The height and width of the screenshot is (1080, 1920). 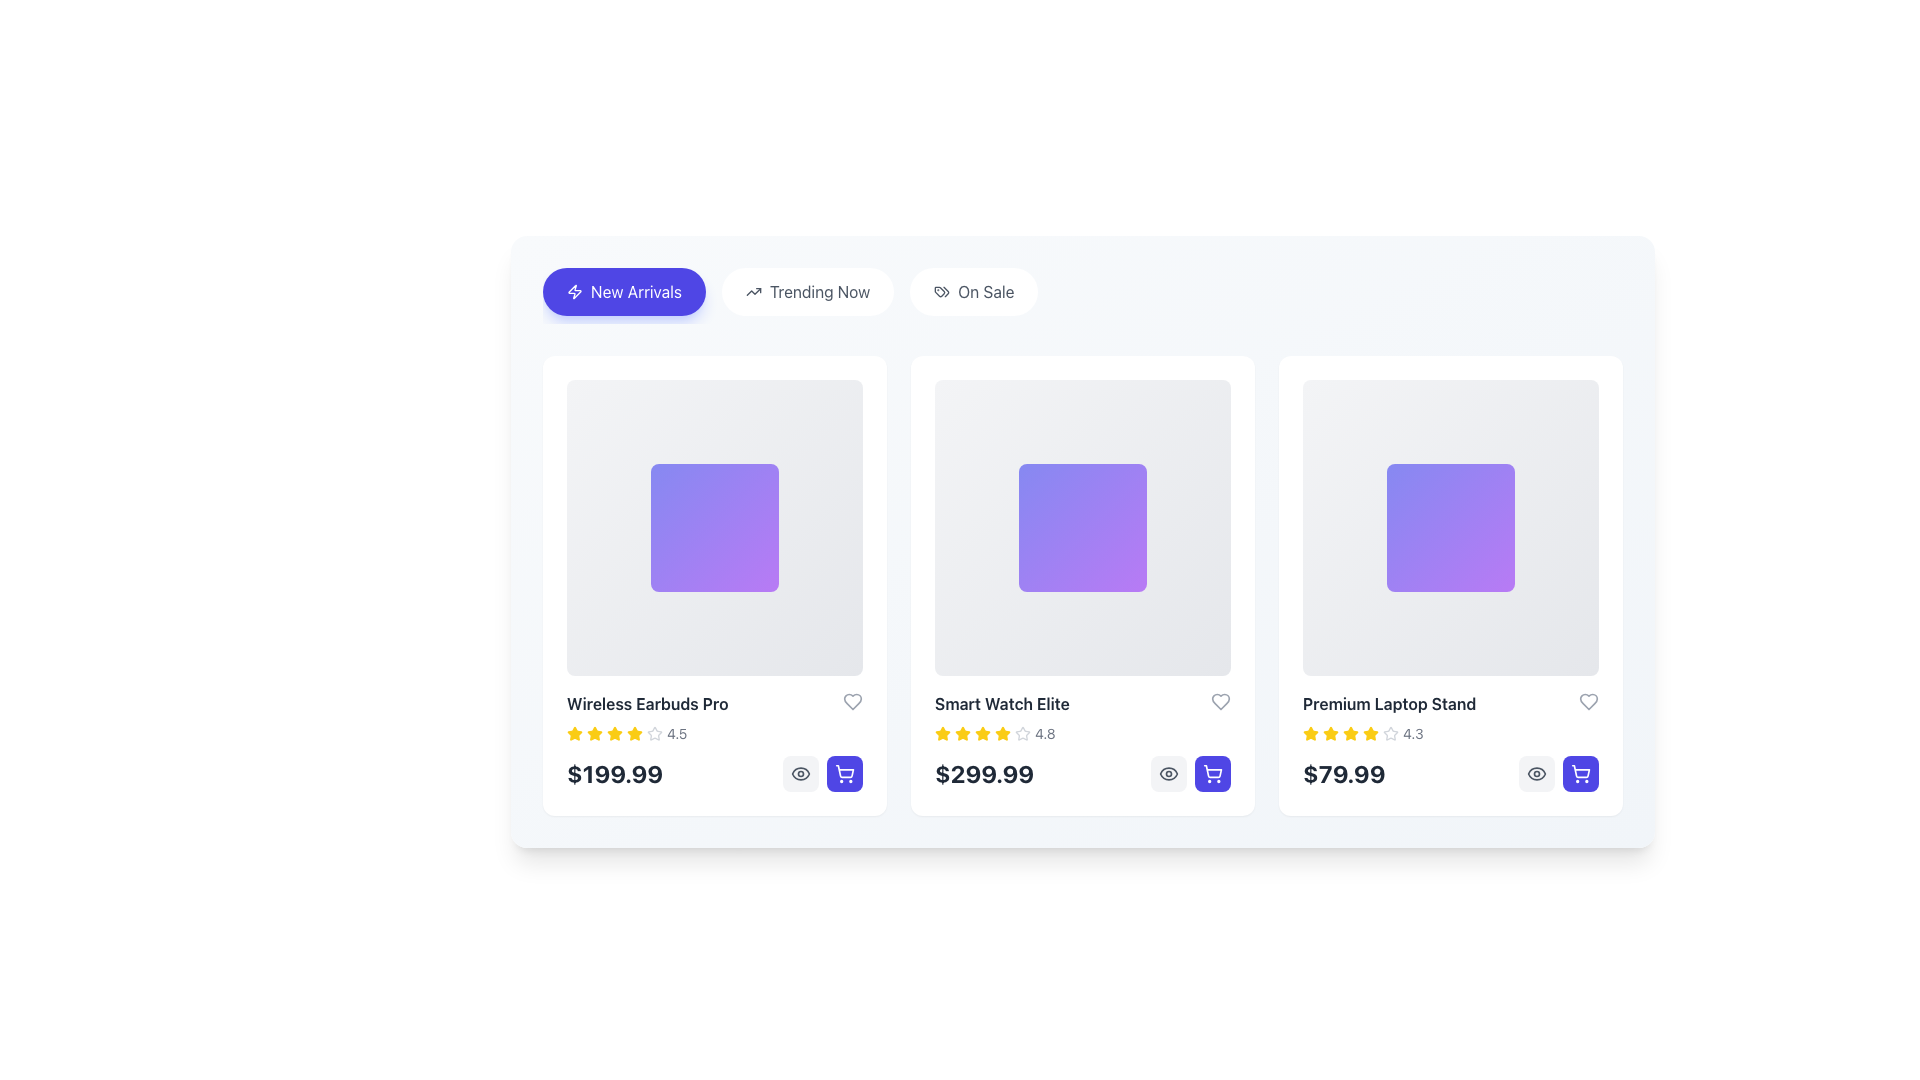 What do you see at coordinates (1390, 733) in the screenshot?
I see `the appearance of the fifth star icon, which is styled with a gray outline and is part of a star rating system for the 'Premium Laptop Stand'` at bounding box center [1390, 733].